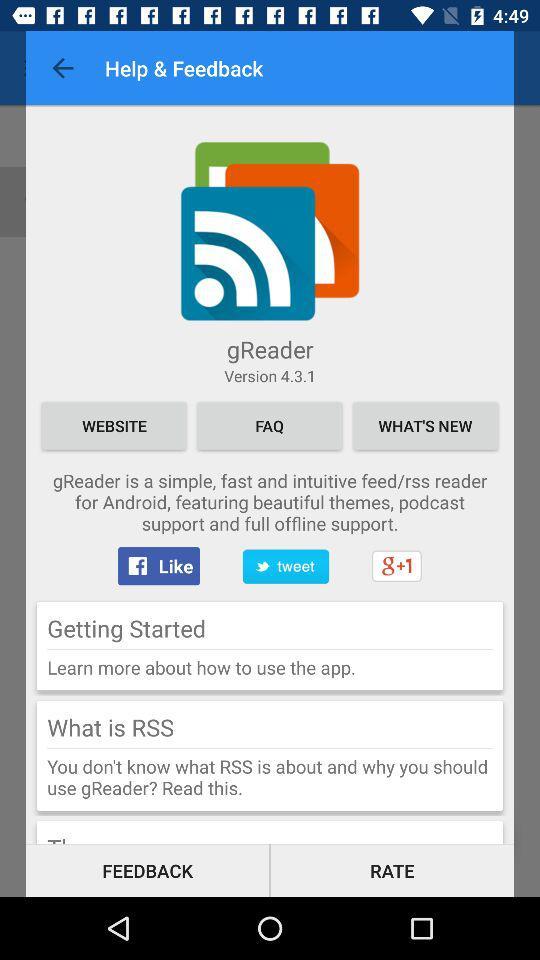  Describe the element at coordinates (392, 869) in the screenshot. I see `icon below you don t` at that location.